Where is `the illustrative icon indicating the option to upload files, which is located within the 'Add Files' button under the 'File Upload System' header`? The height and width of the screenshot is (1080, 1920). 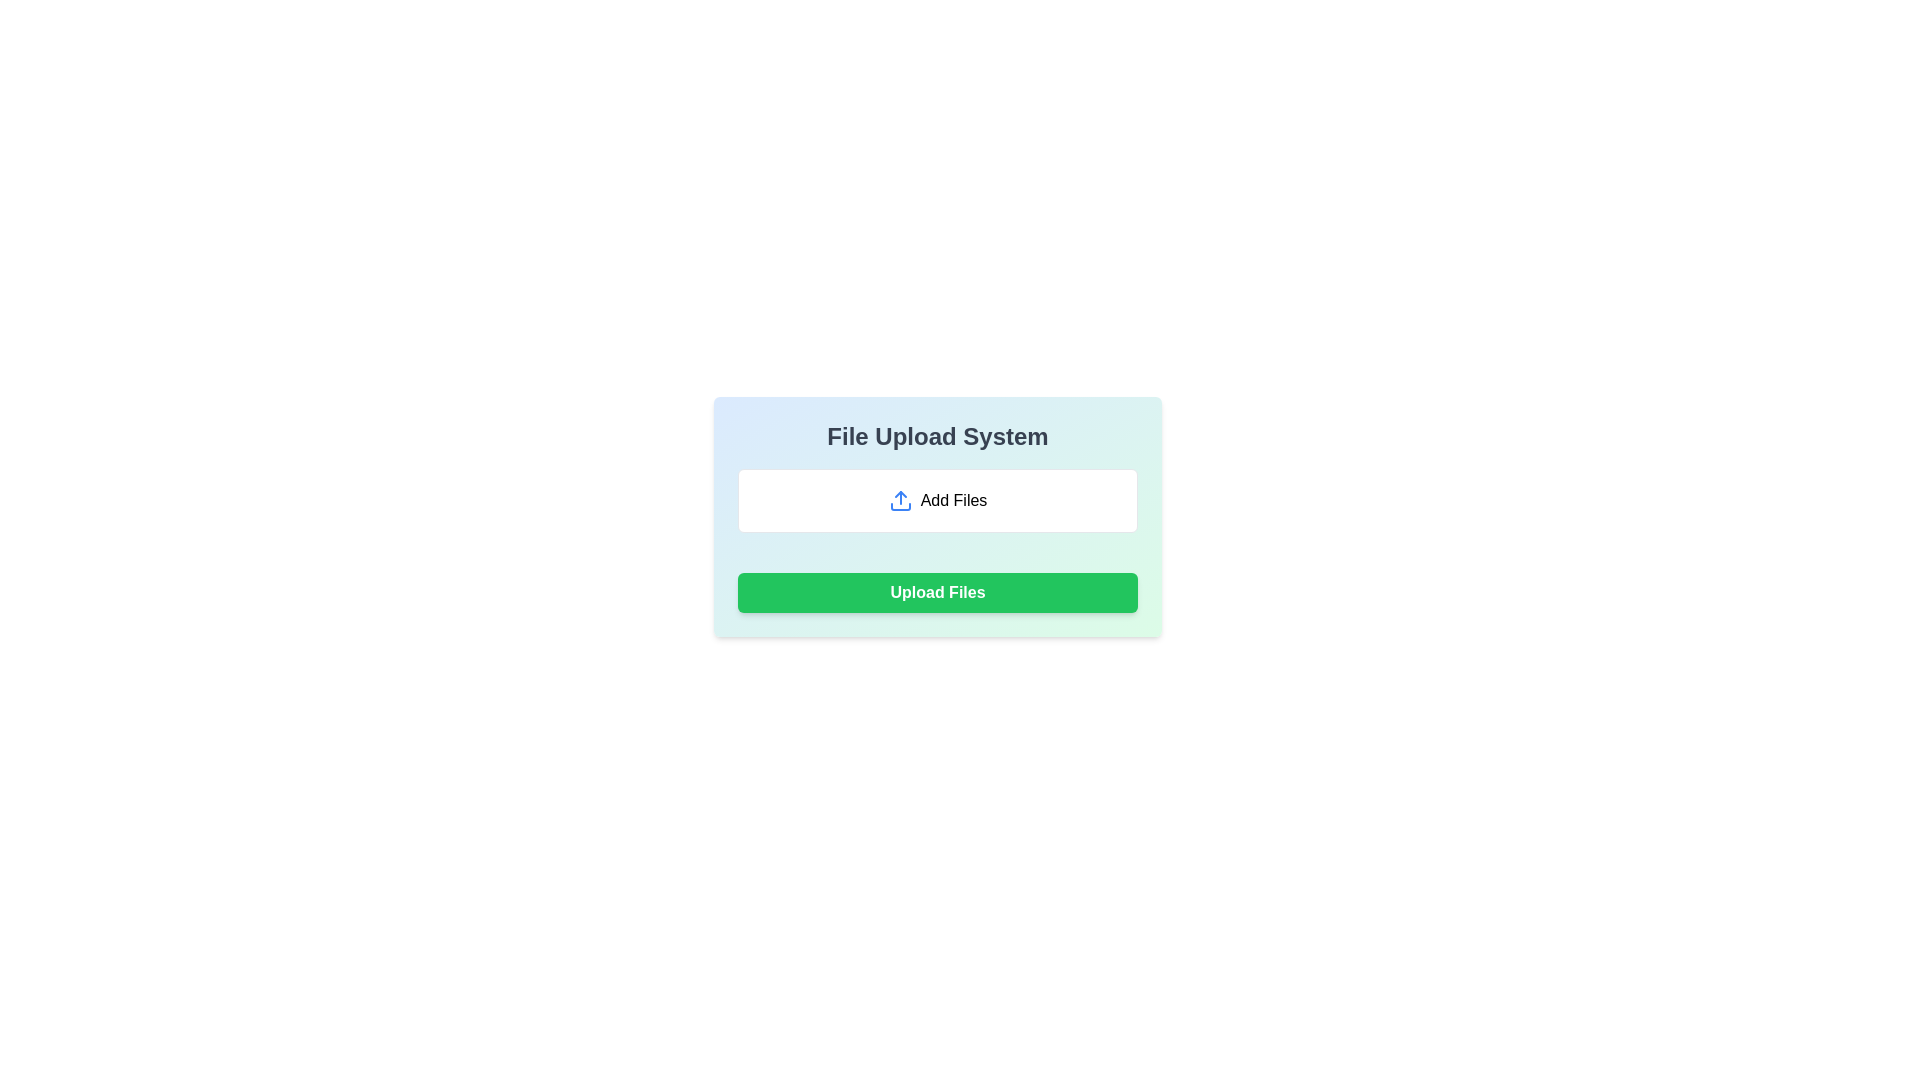 the illustrative icon indicating the option to upload files, which is located within the 'Add Files' button under the 'File Upload System' header is located at coordinates (899, 500).